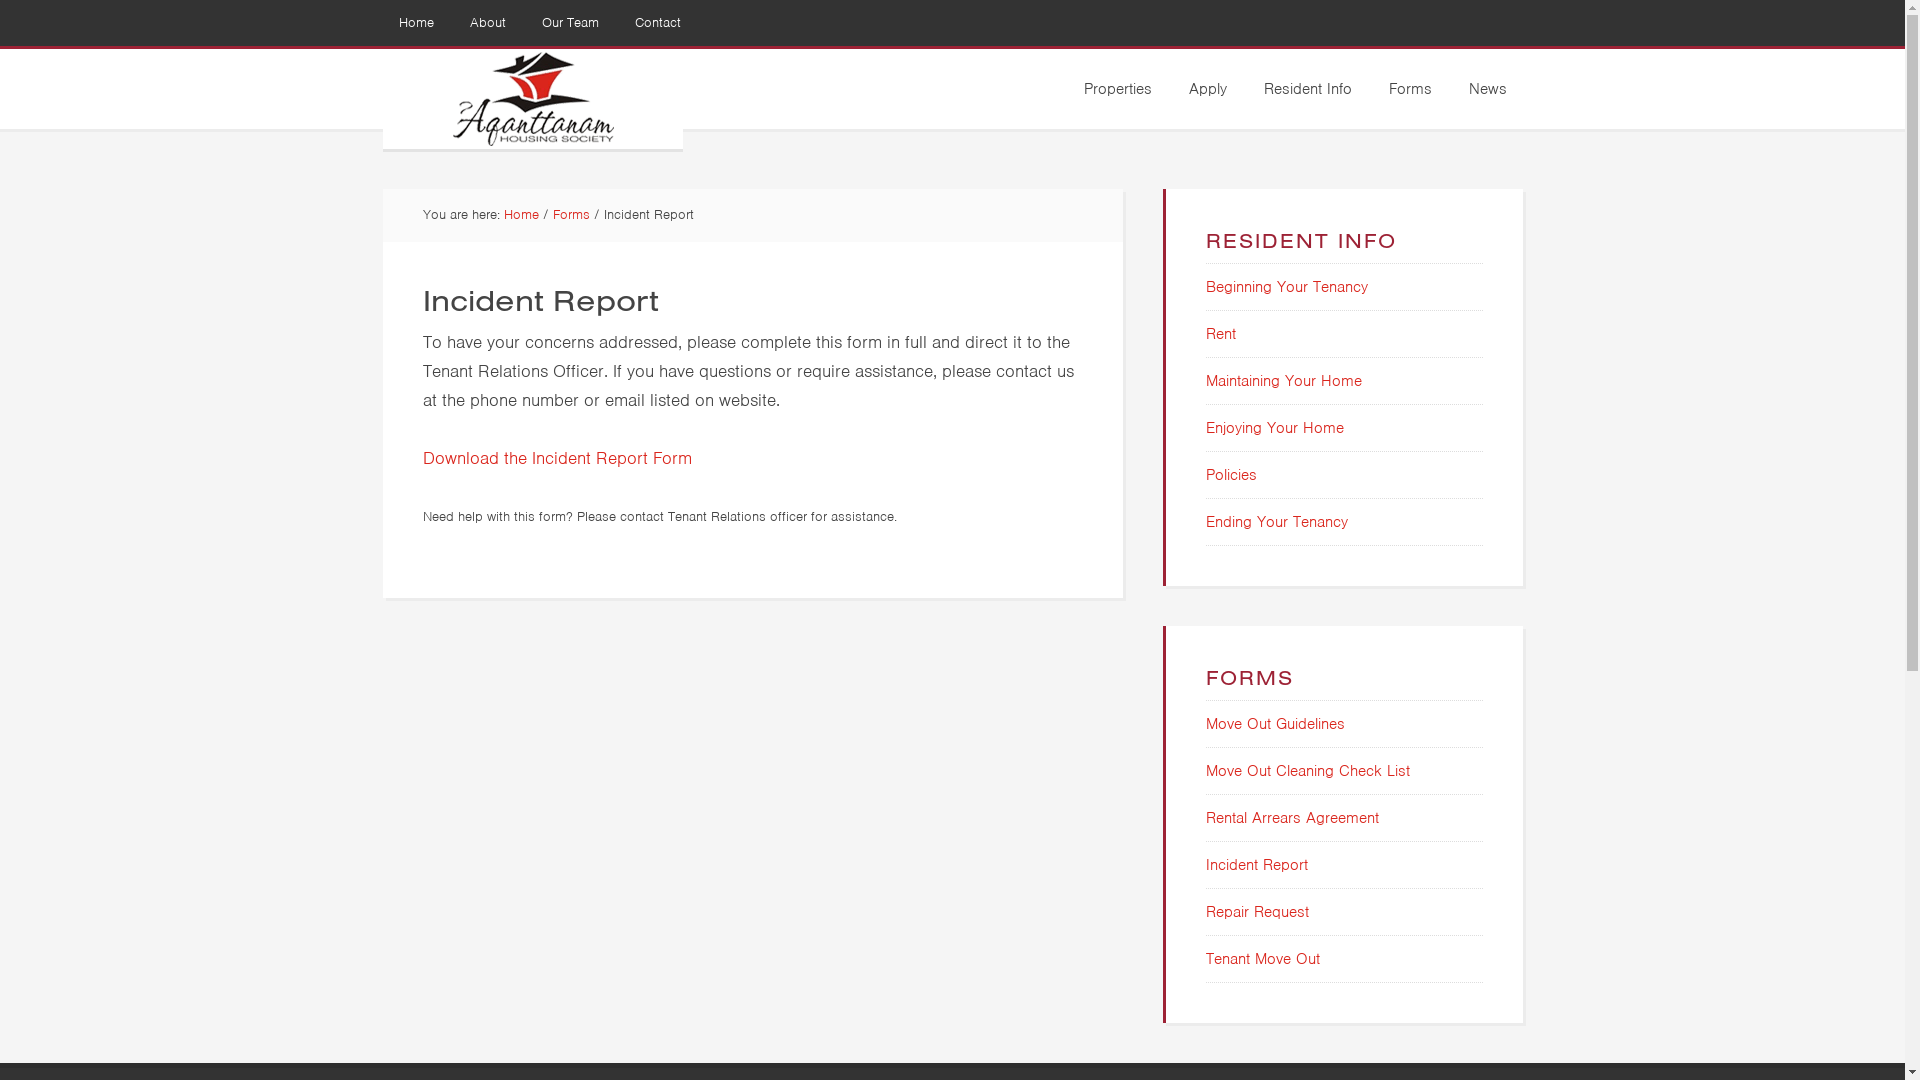  What do you see at coordinates (657, 23) in the screenshot?
I see `'Contact'` at bounding box center [657, 23].